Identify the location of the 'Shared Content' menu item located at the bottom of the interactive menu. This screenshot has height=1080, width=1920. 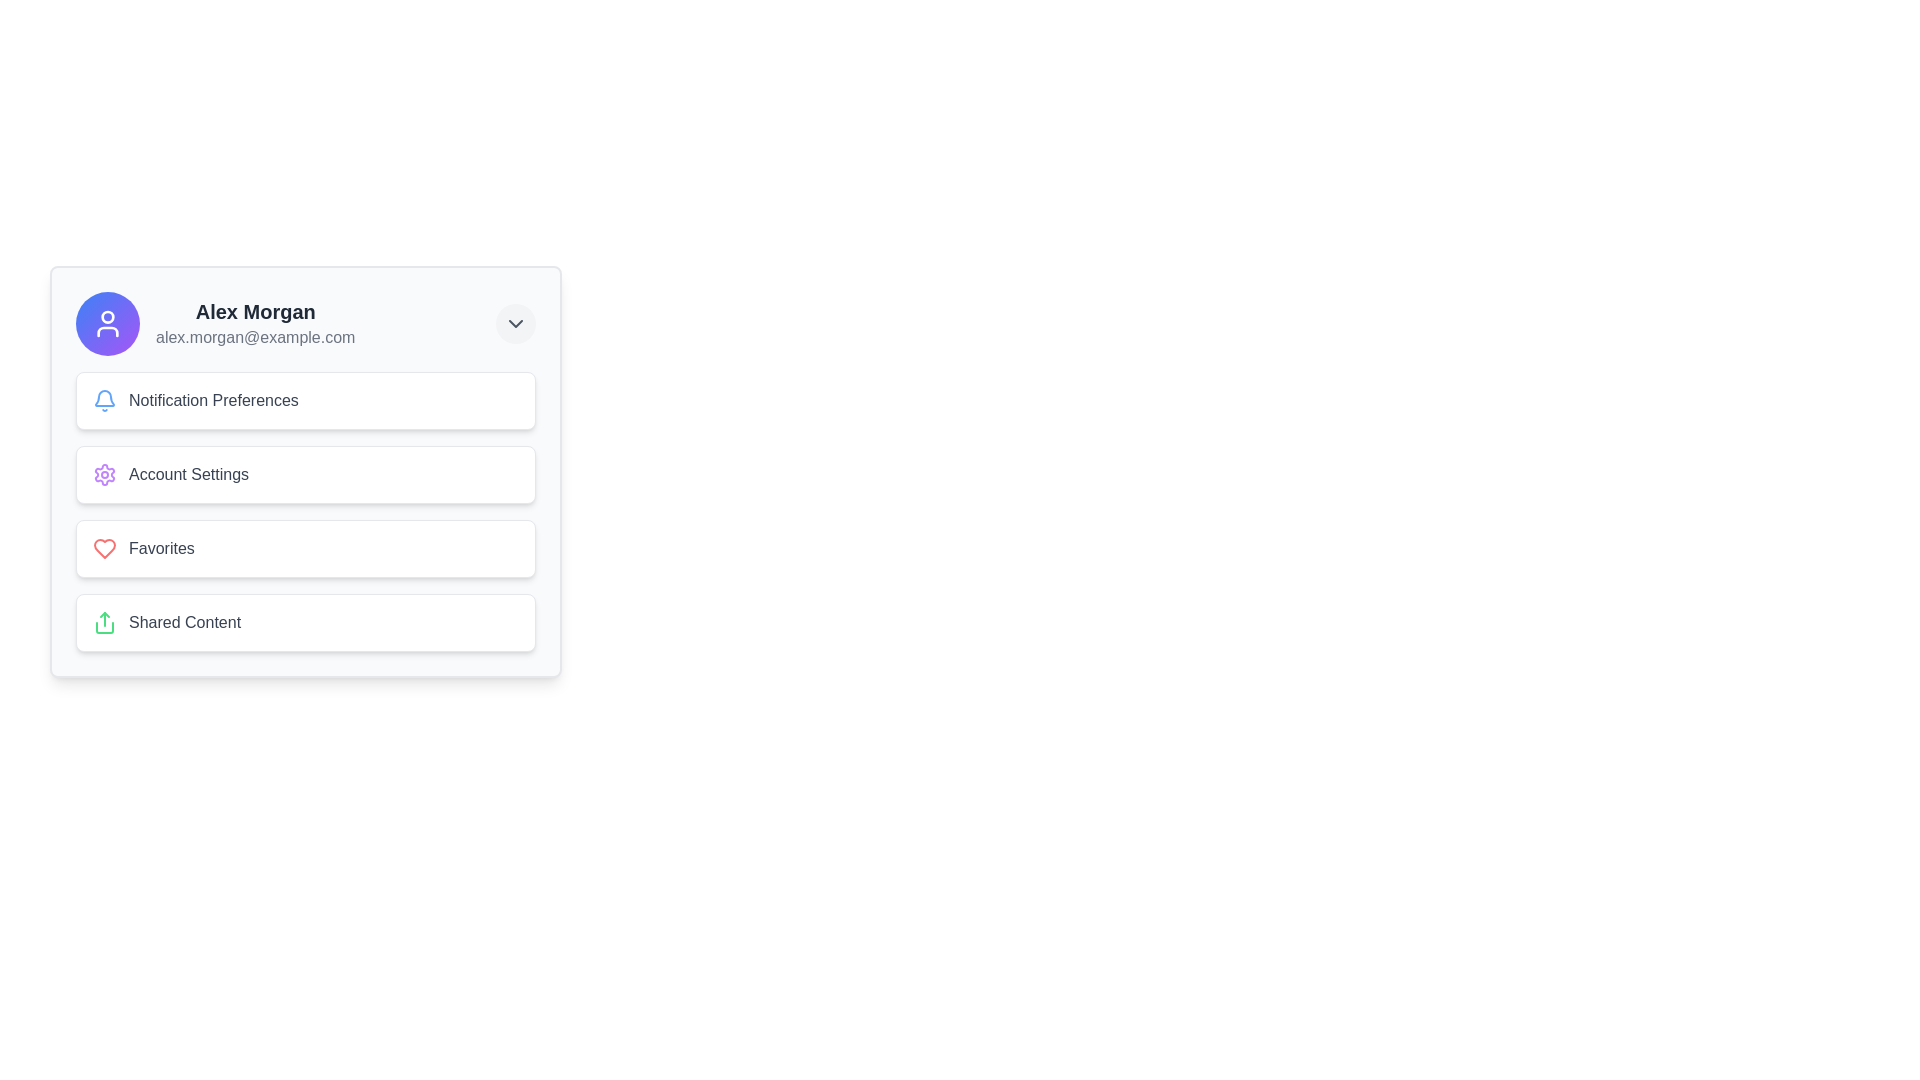
(305, 622).